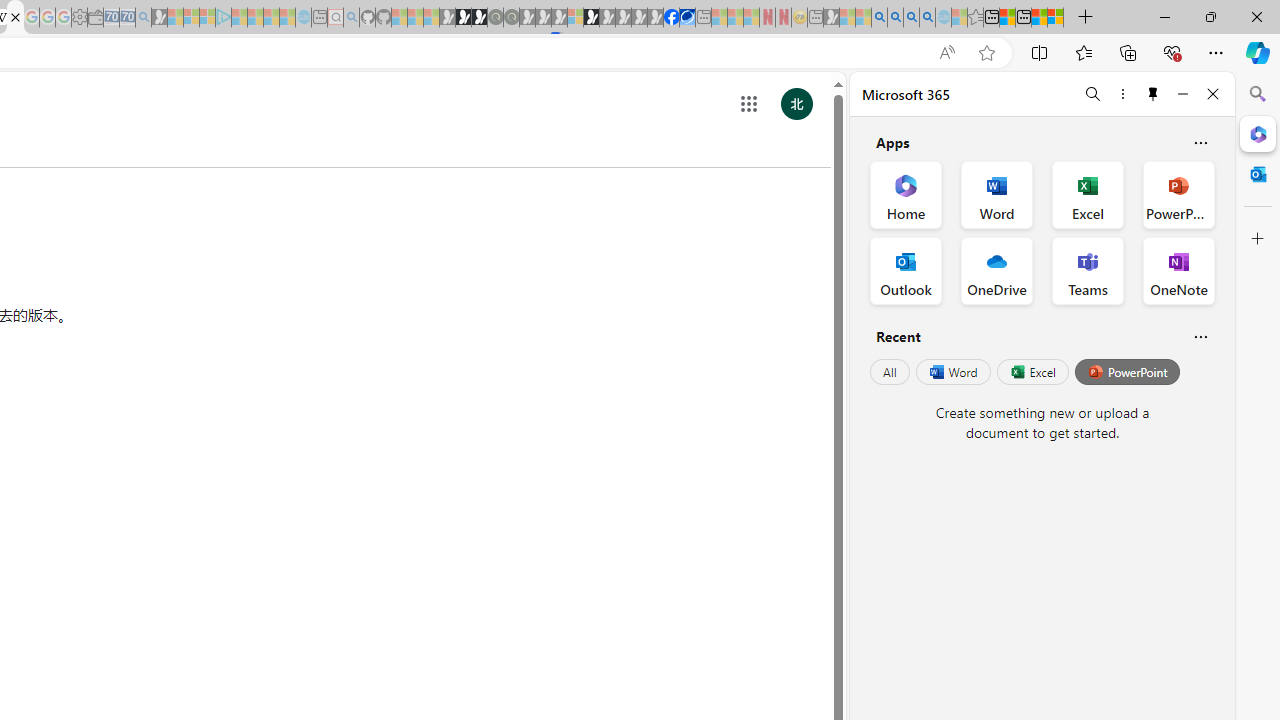 This screenshot has width=1280, height=720. What do you see at coordinates (831, 17) in the screenshot?
I see `'MSN - Sleeping'` at bounding box center [831, 17].